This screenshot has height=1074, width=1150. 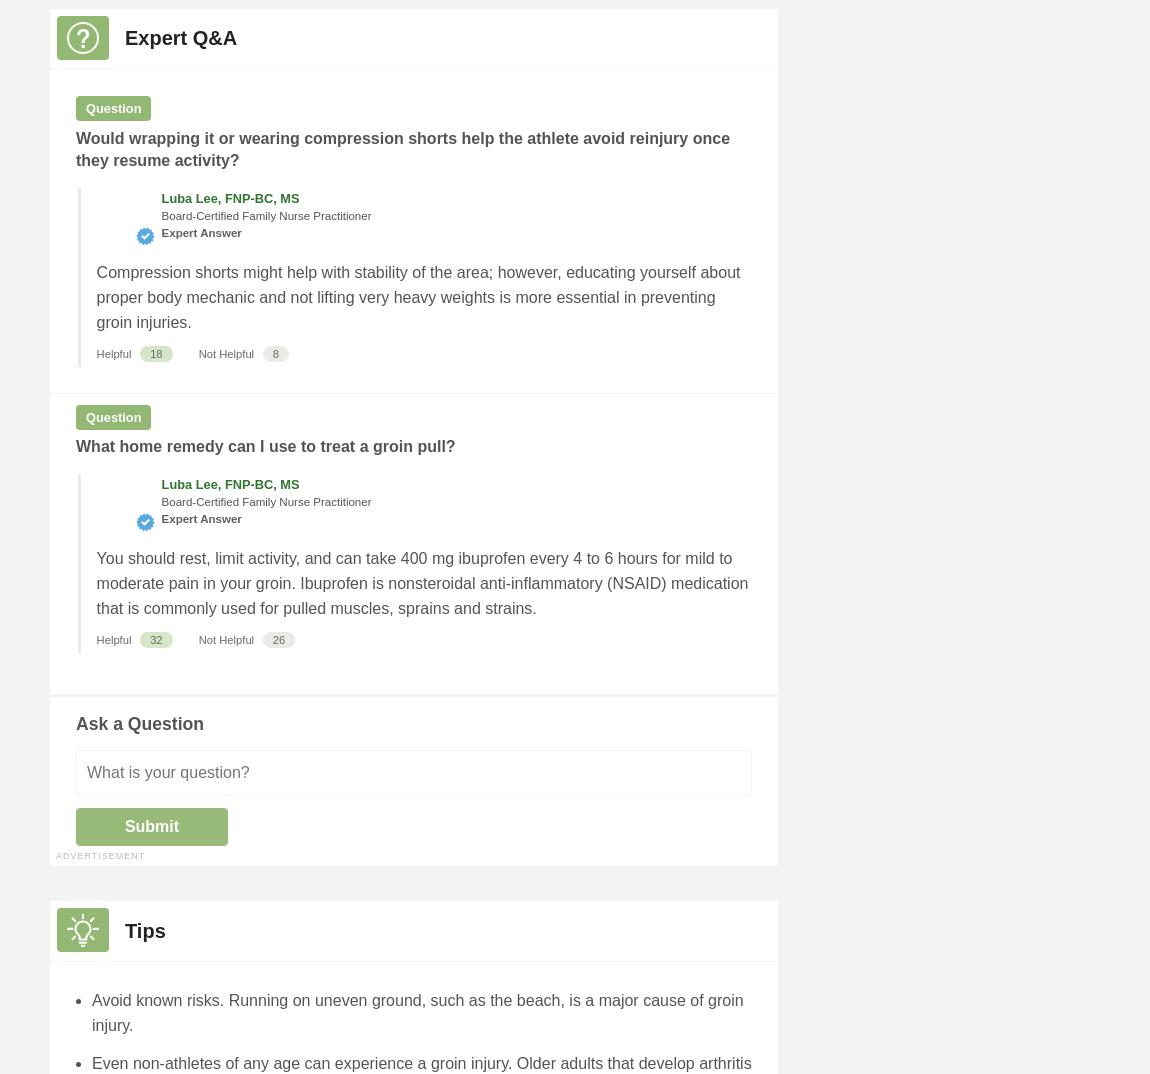 I want to click on '32', so click(x=148, y=639).